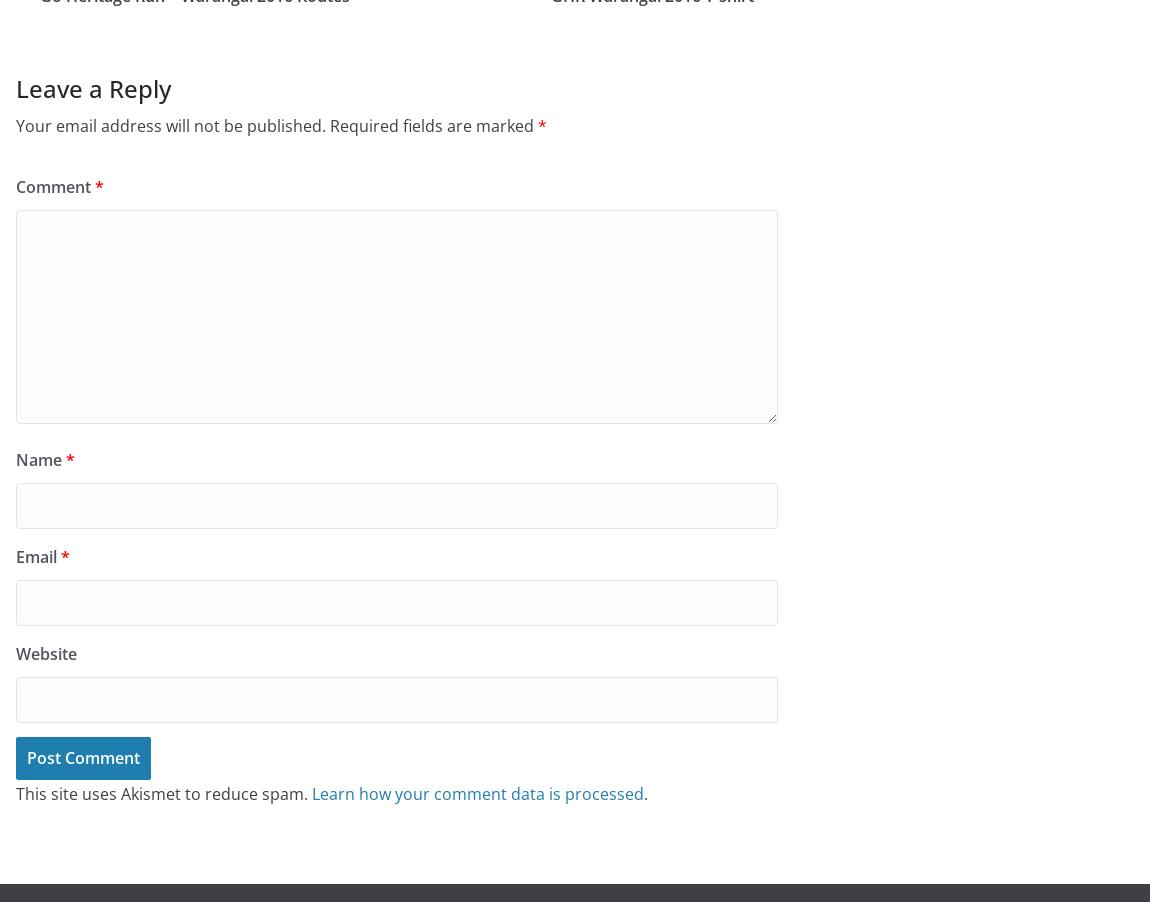 The width and height of the screenshot is (1150, 902). Describe the element at coordinates (45, 653) in the screenshot. I see `'Website'` at that location.